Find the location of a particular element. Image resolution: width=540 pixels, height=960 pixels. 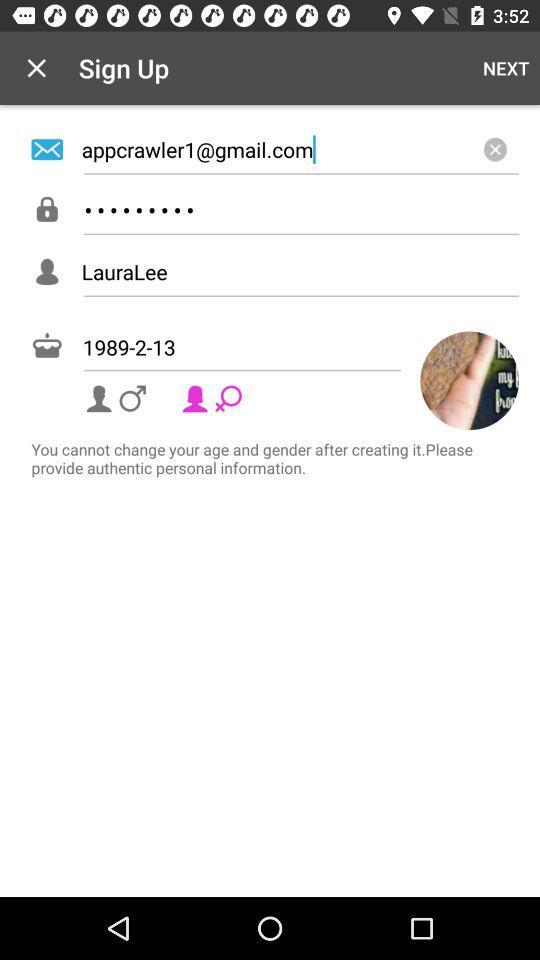

the first  mail image text field is located at coordinates (270, 148).